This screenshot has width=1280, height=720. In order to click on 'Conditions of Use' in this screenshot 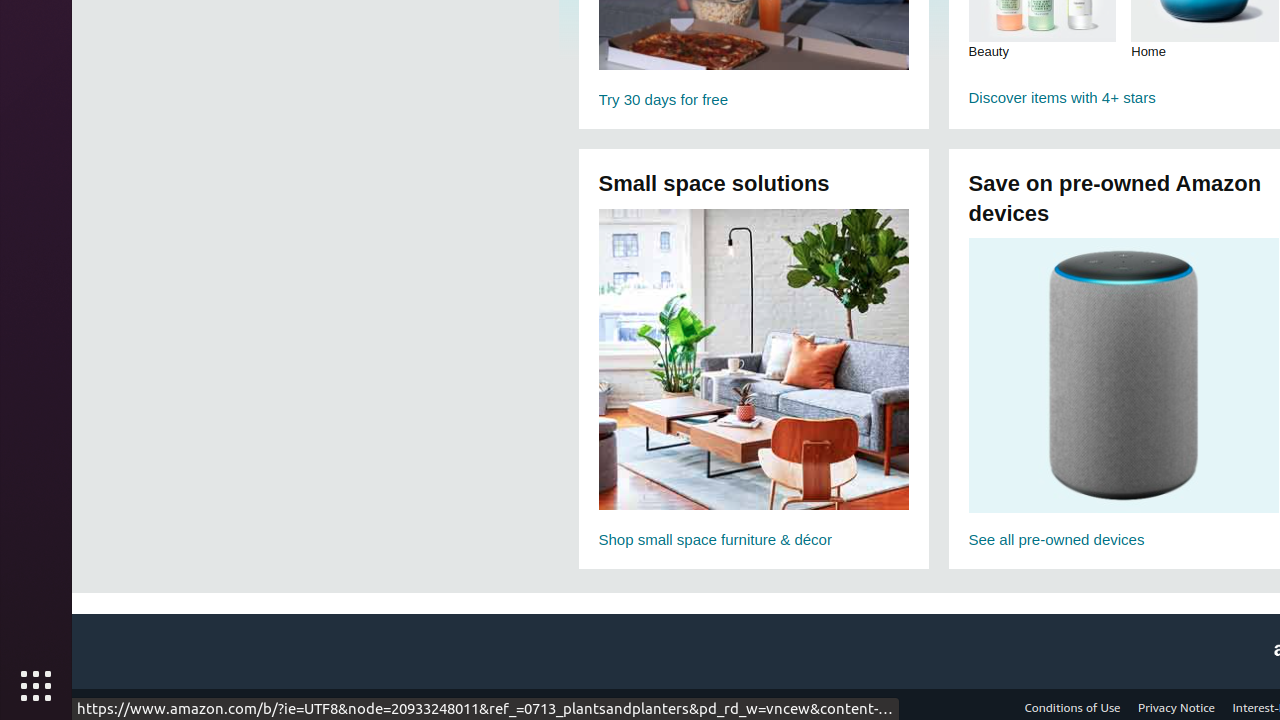, I will do `click(1071, 706)`.